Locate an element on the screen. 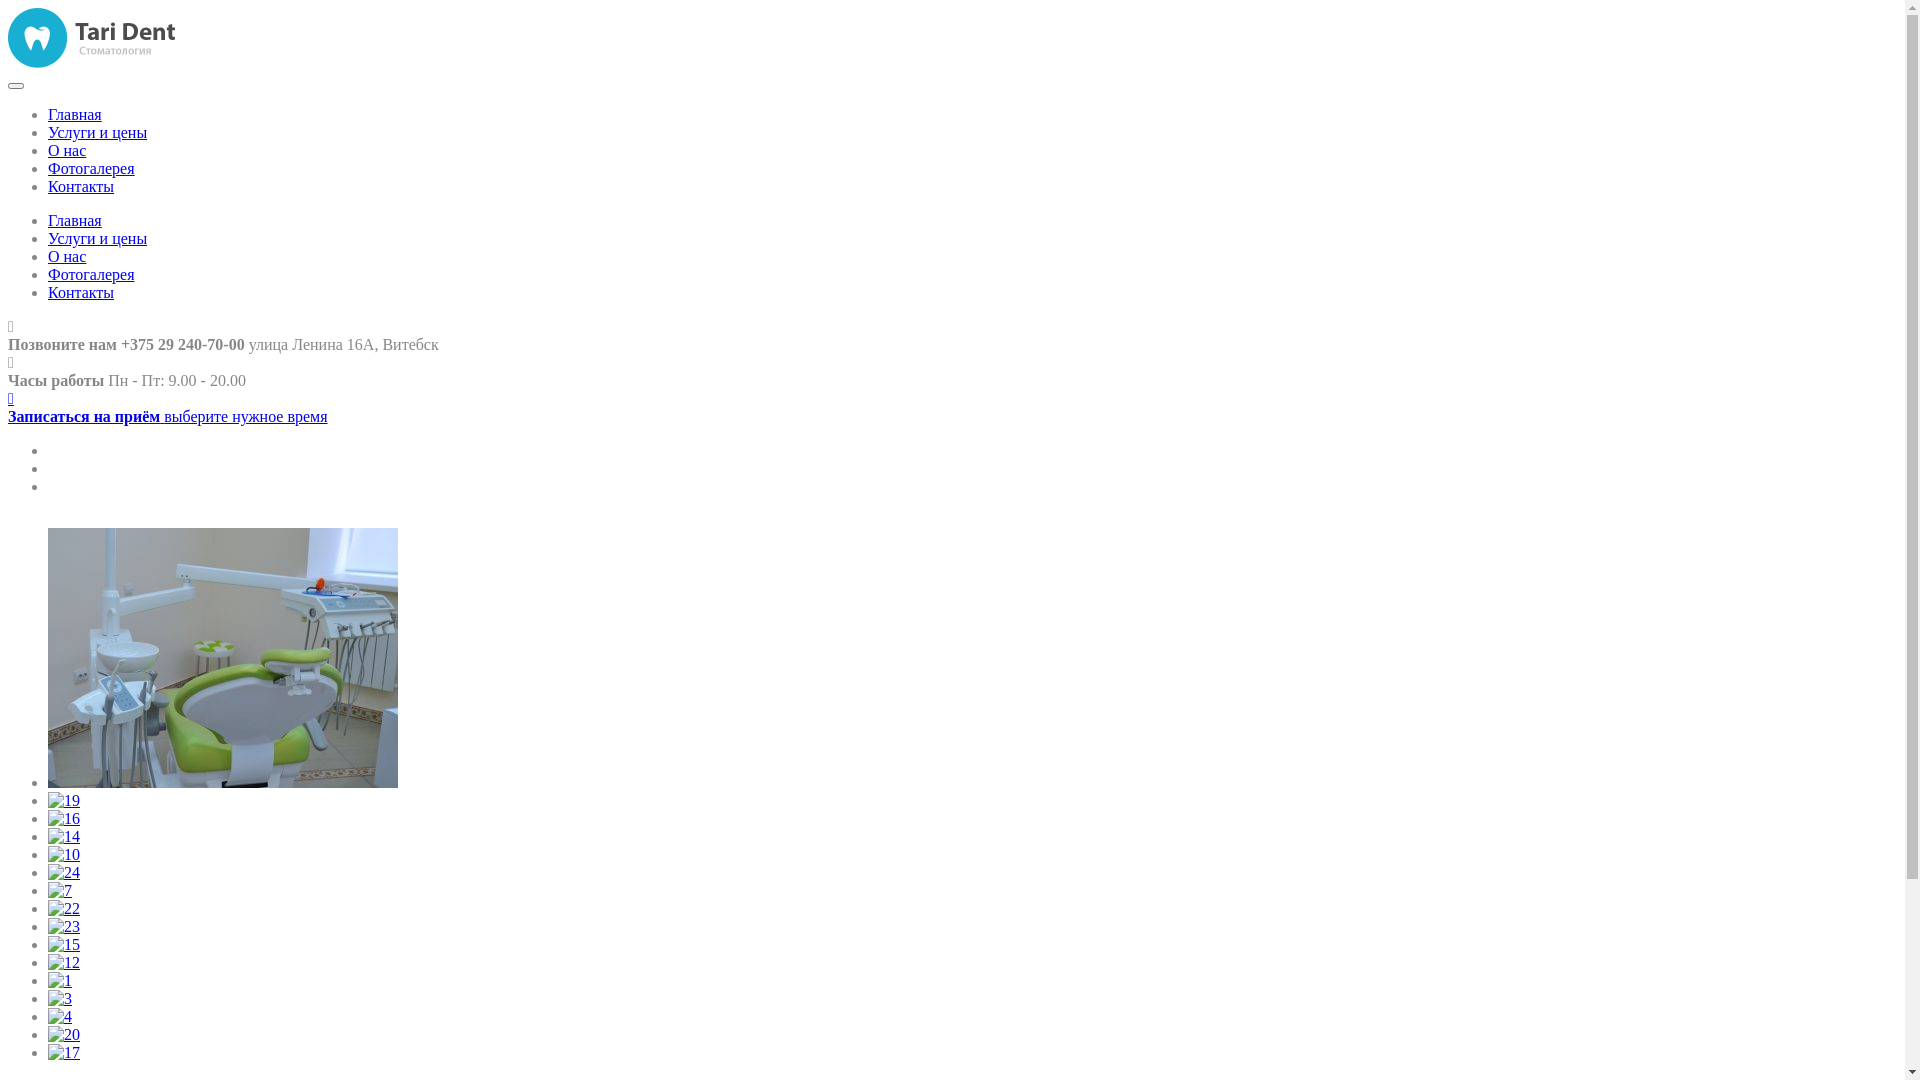 The width and height of the screenshot is (1920, 1080). '16' is located at coordinates (63, 818).